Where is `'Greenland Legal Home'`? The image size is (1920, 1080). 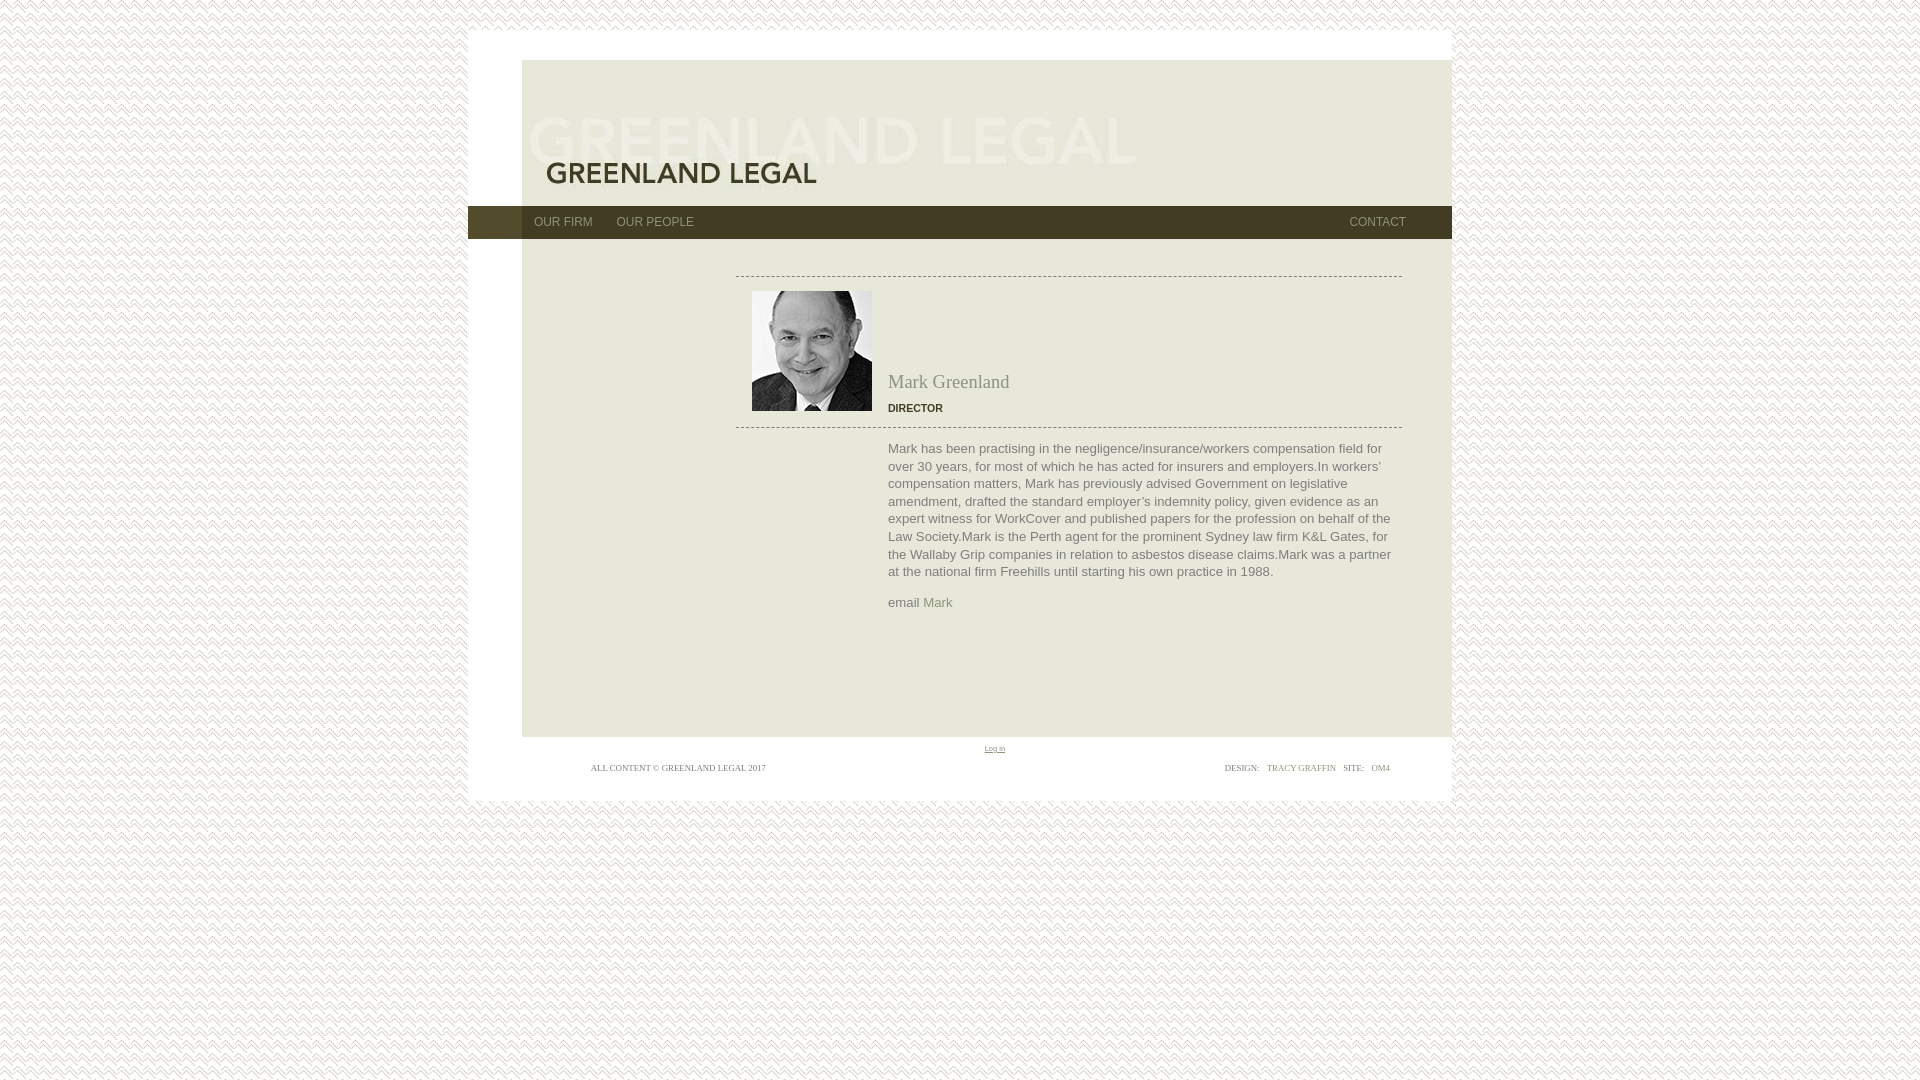
'Greenland Legal Home' is located at coordinates (869, 135).